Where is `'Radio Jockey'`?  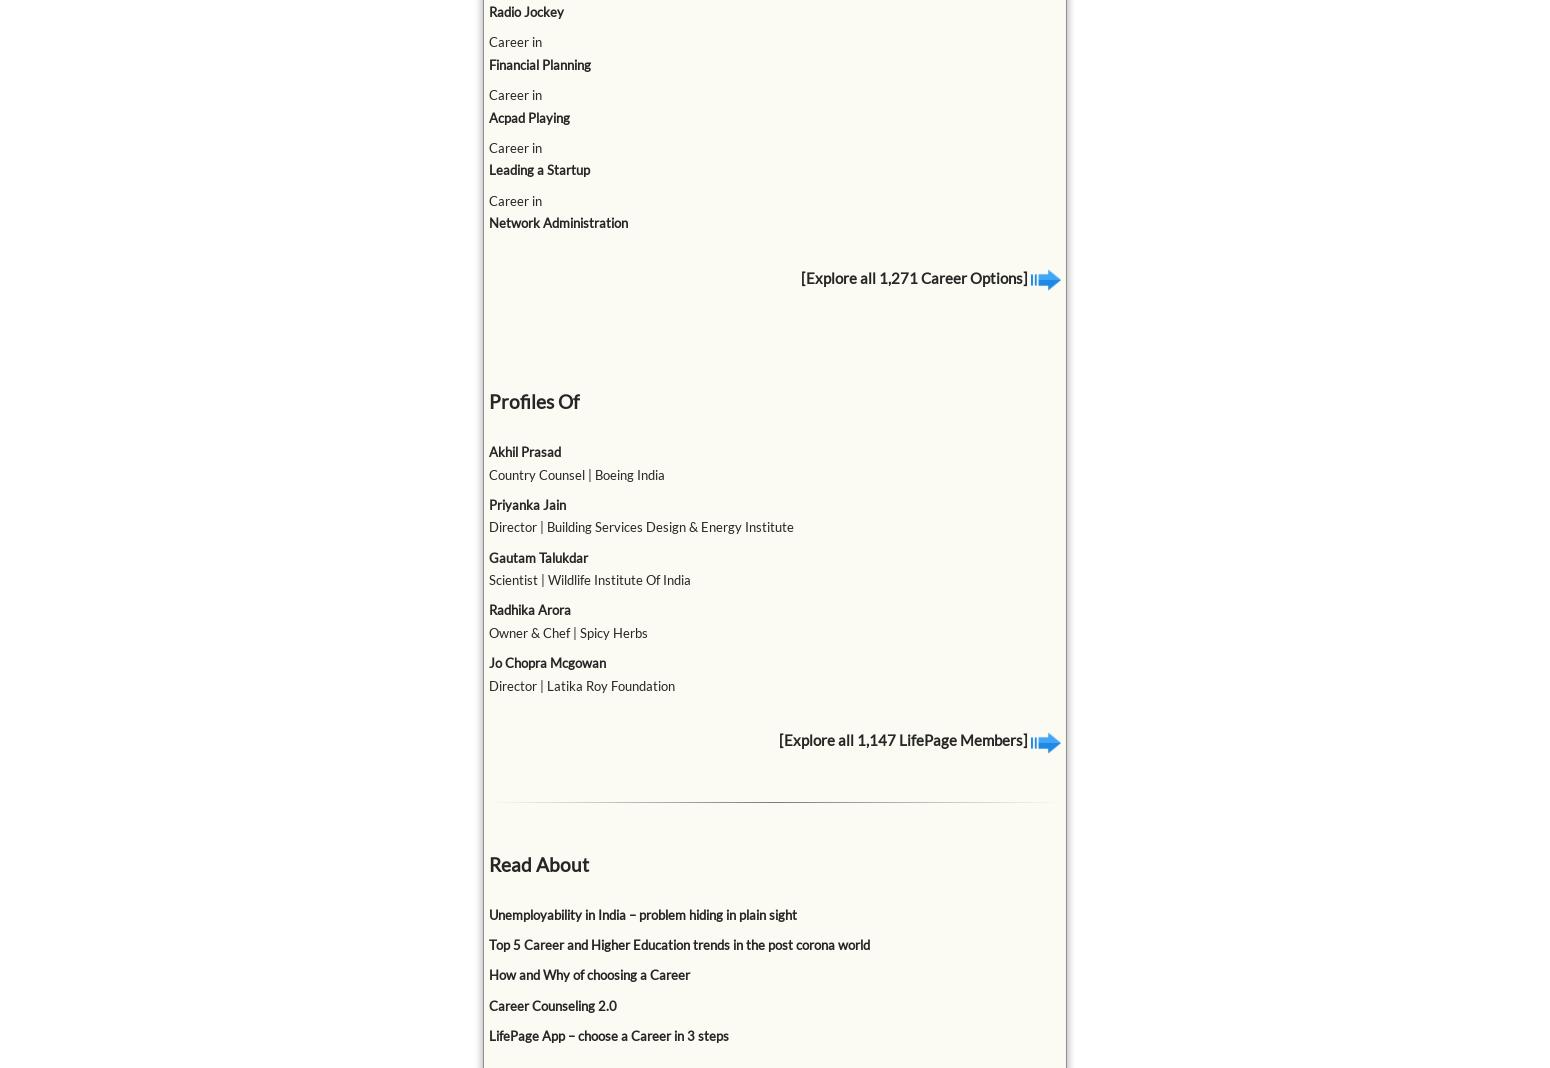
'Radio Jockey' is located at coordinates (486, 10).